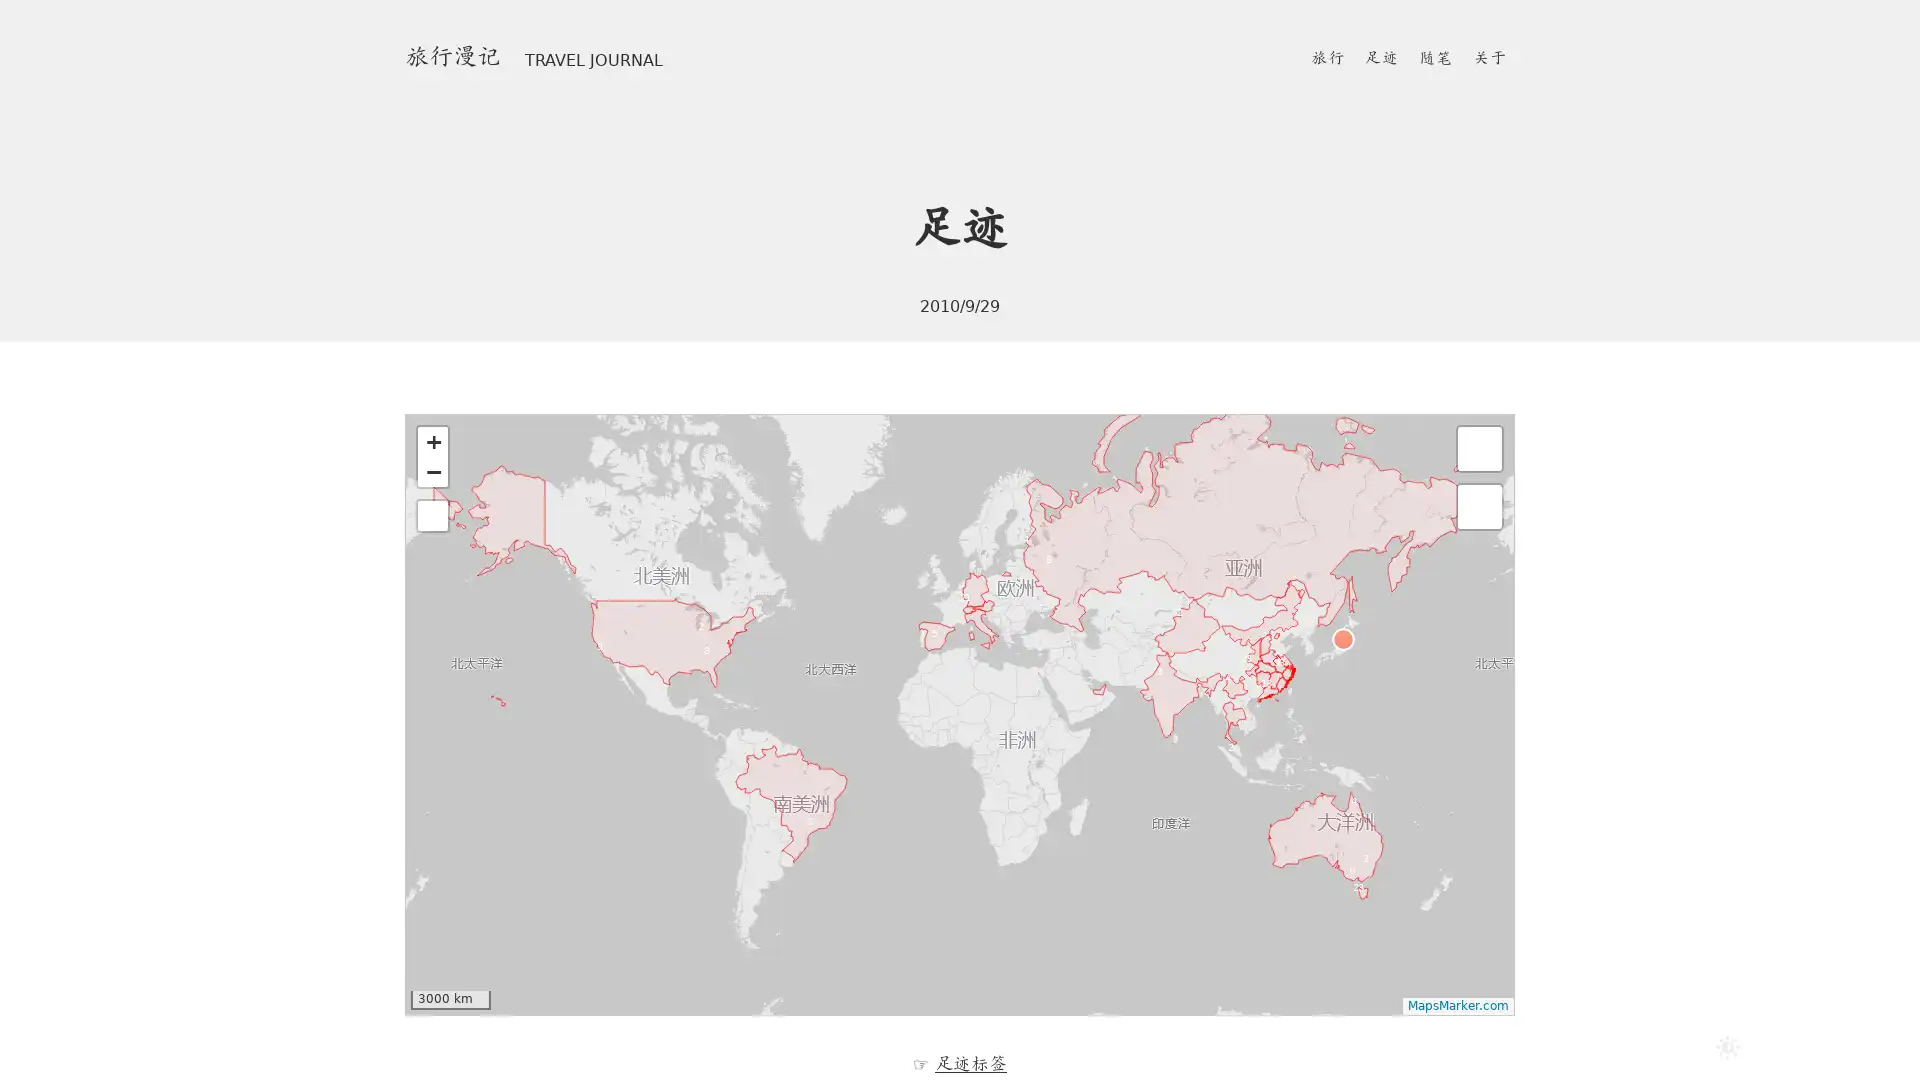  What do you see at coordinates (973, 603) in the screenshot?
I see `21` at bounding box center [973, 603].